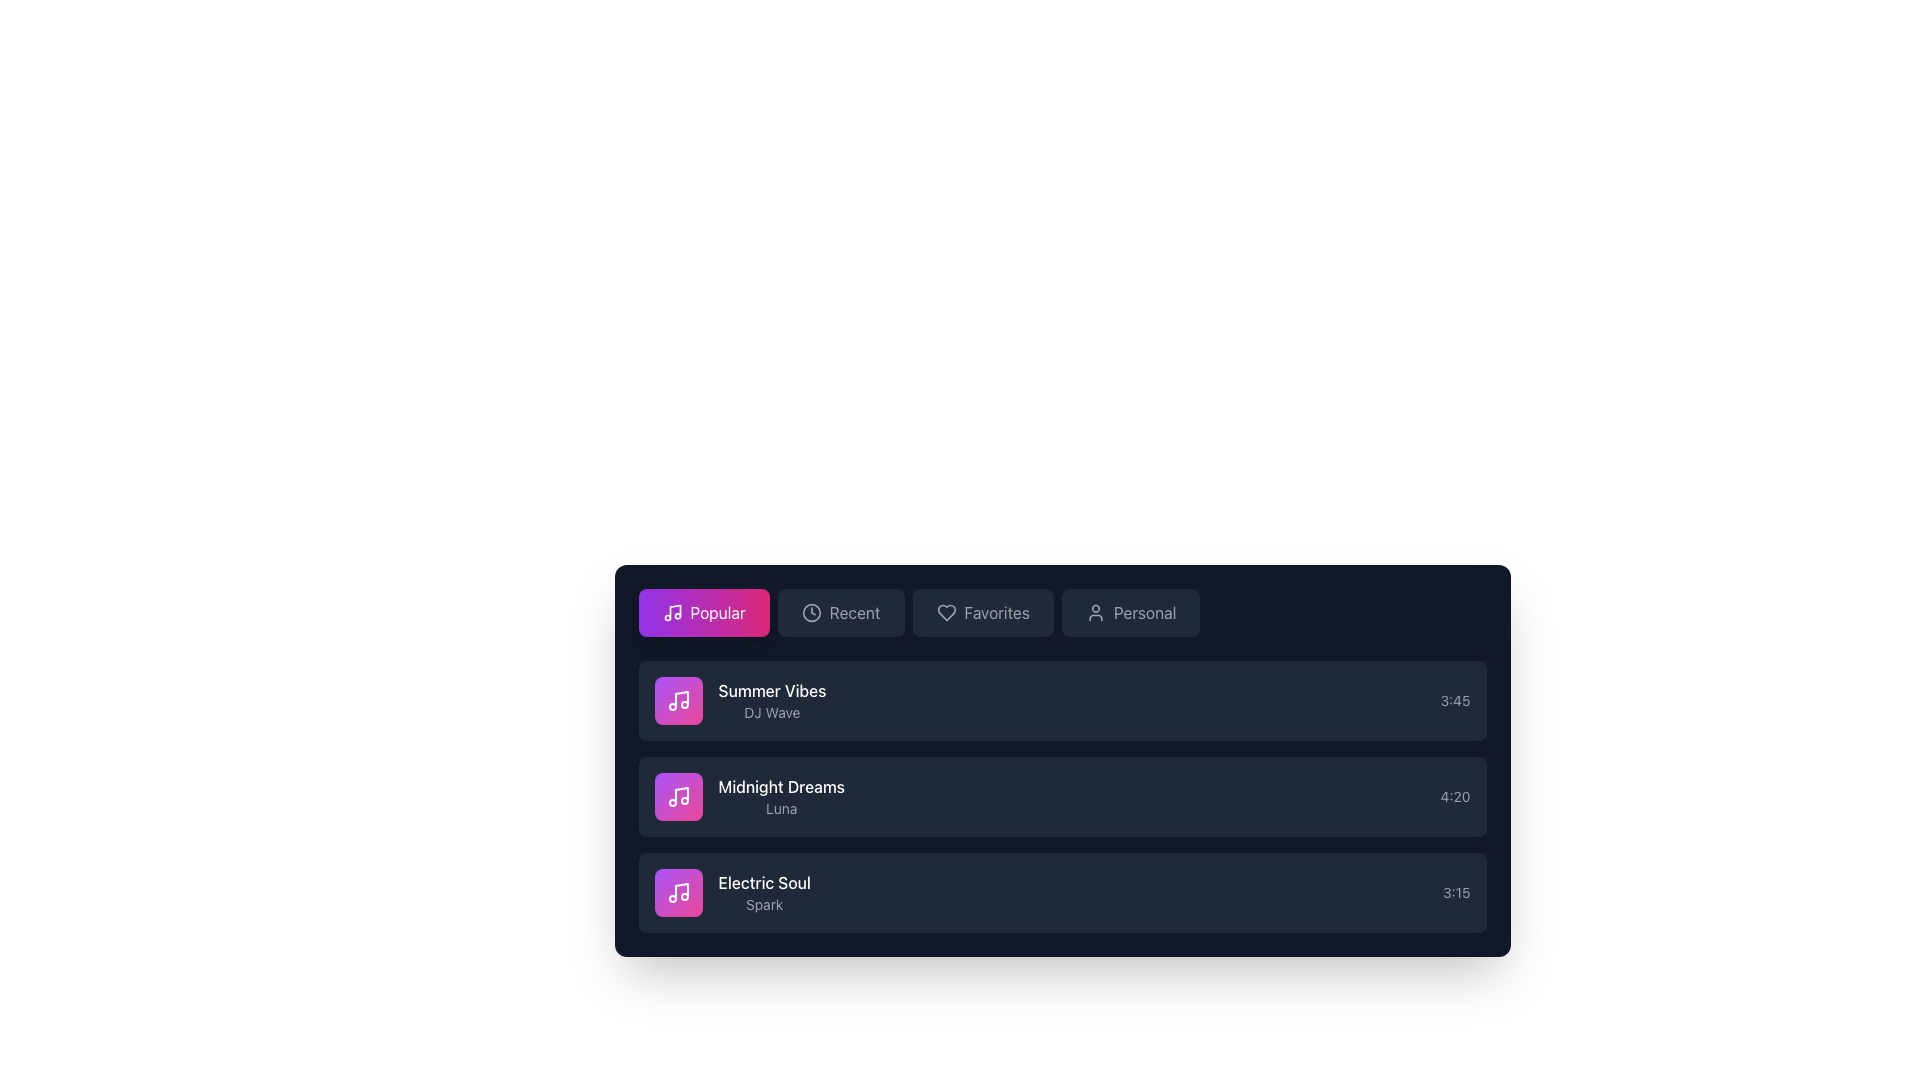 This screenshot has height=1080, width=1920. I want to click on the decorative music icon associated with the track 'Electric Soul', located at the center of the styled button on the far right of the music list, so click(678, 892).